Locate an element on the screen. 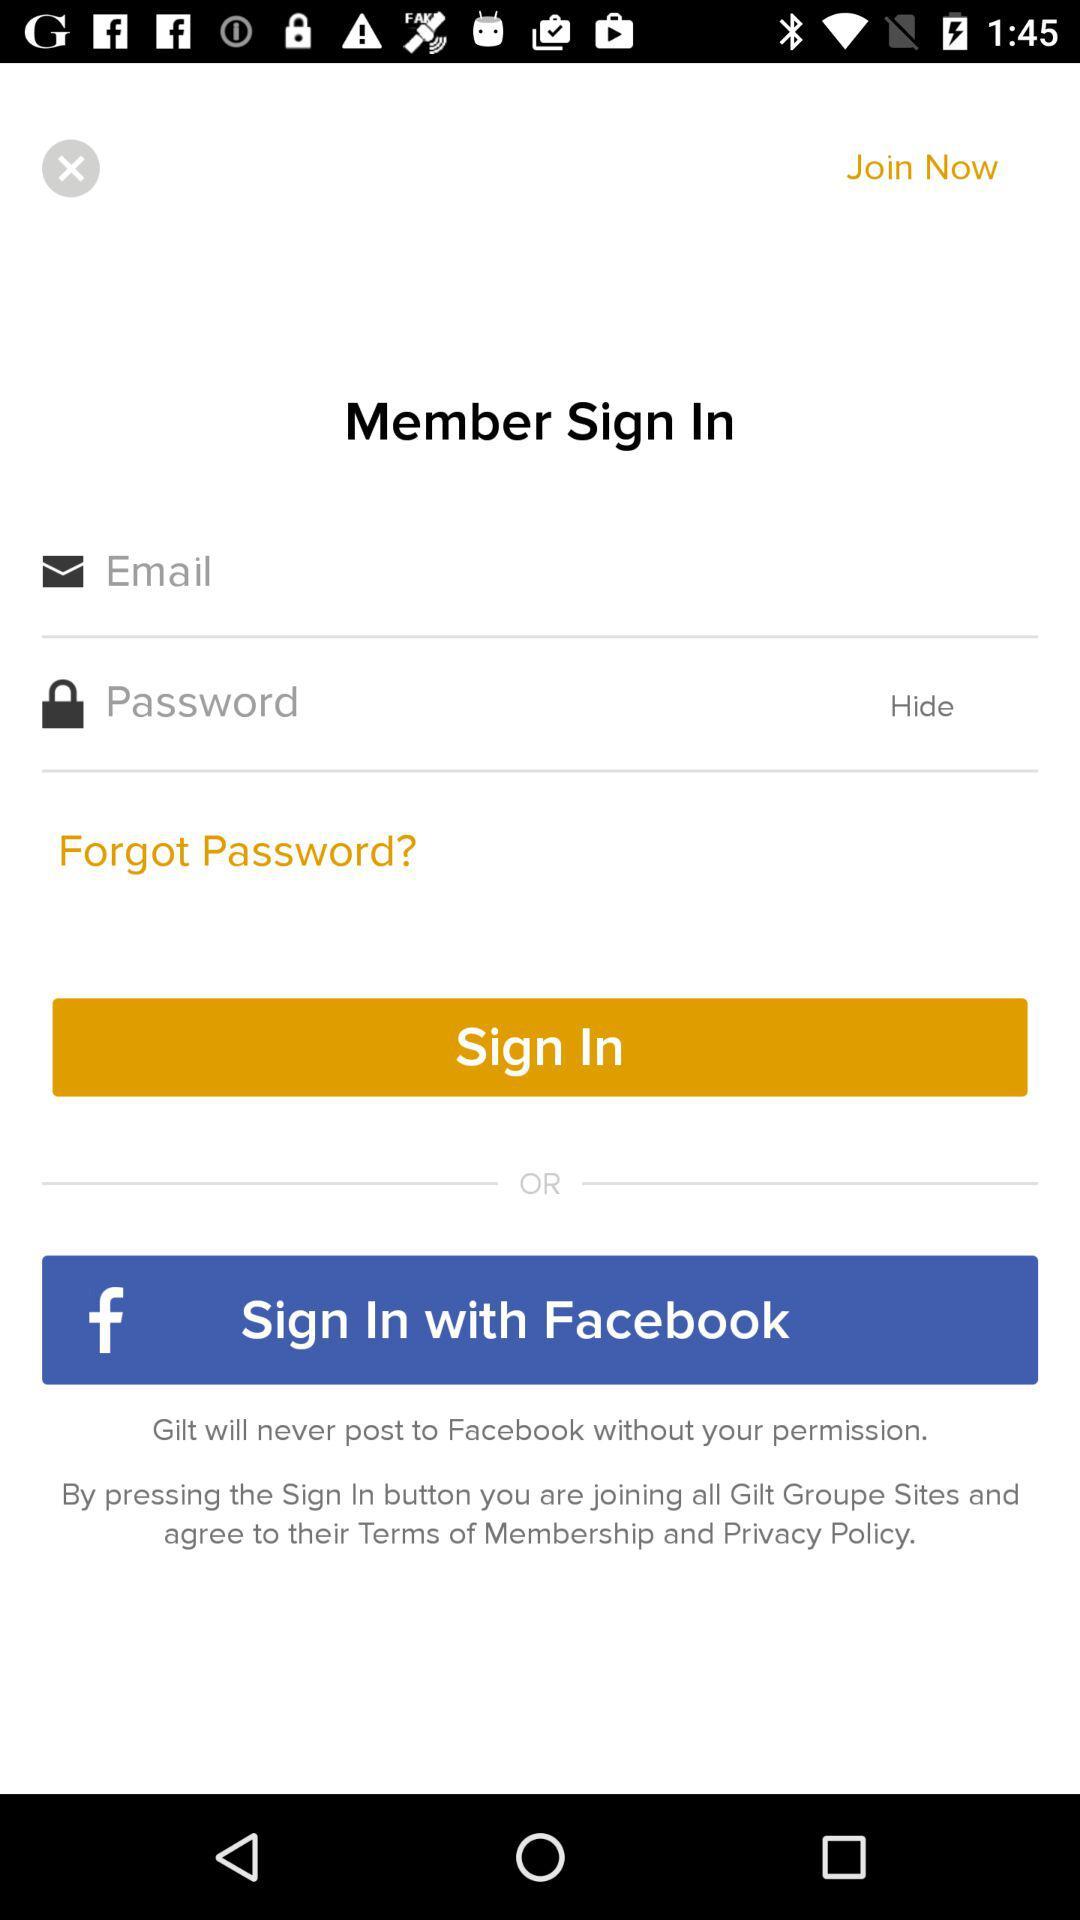 The width and height of the screenshot is (1080, 1920). hide item is located at coordinates (922, 706).